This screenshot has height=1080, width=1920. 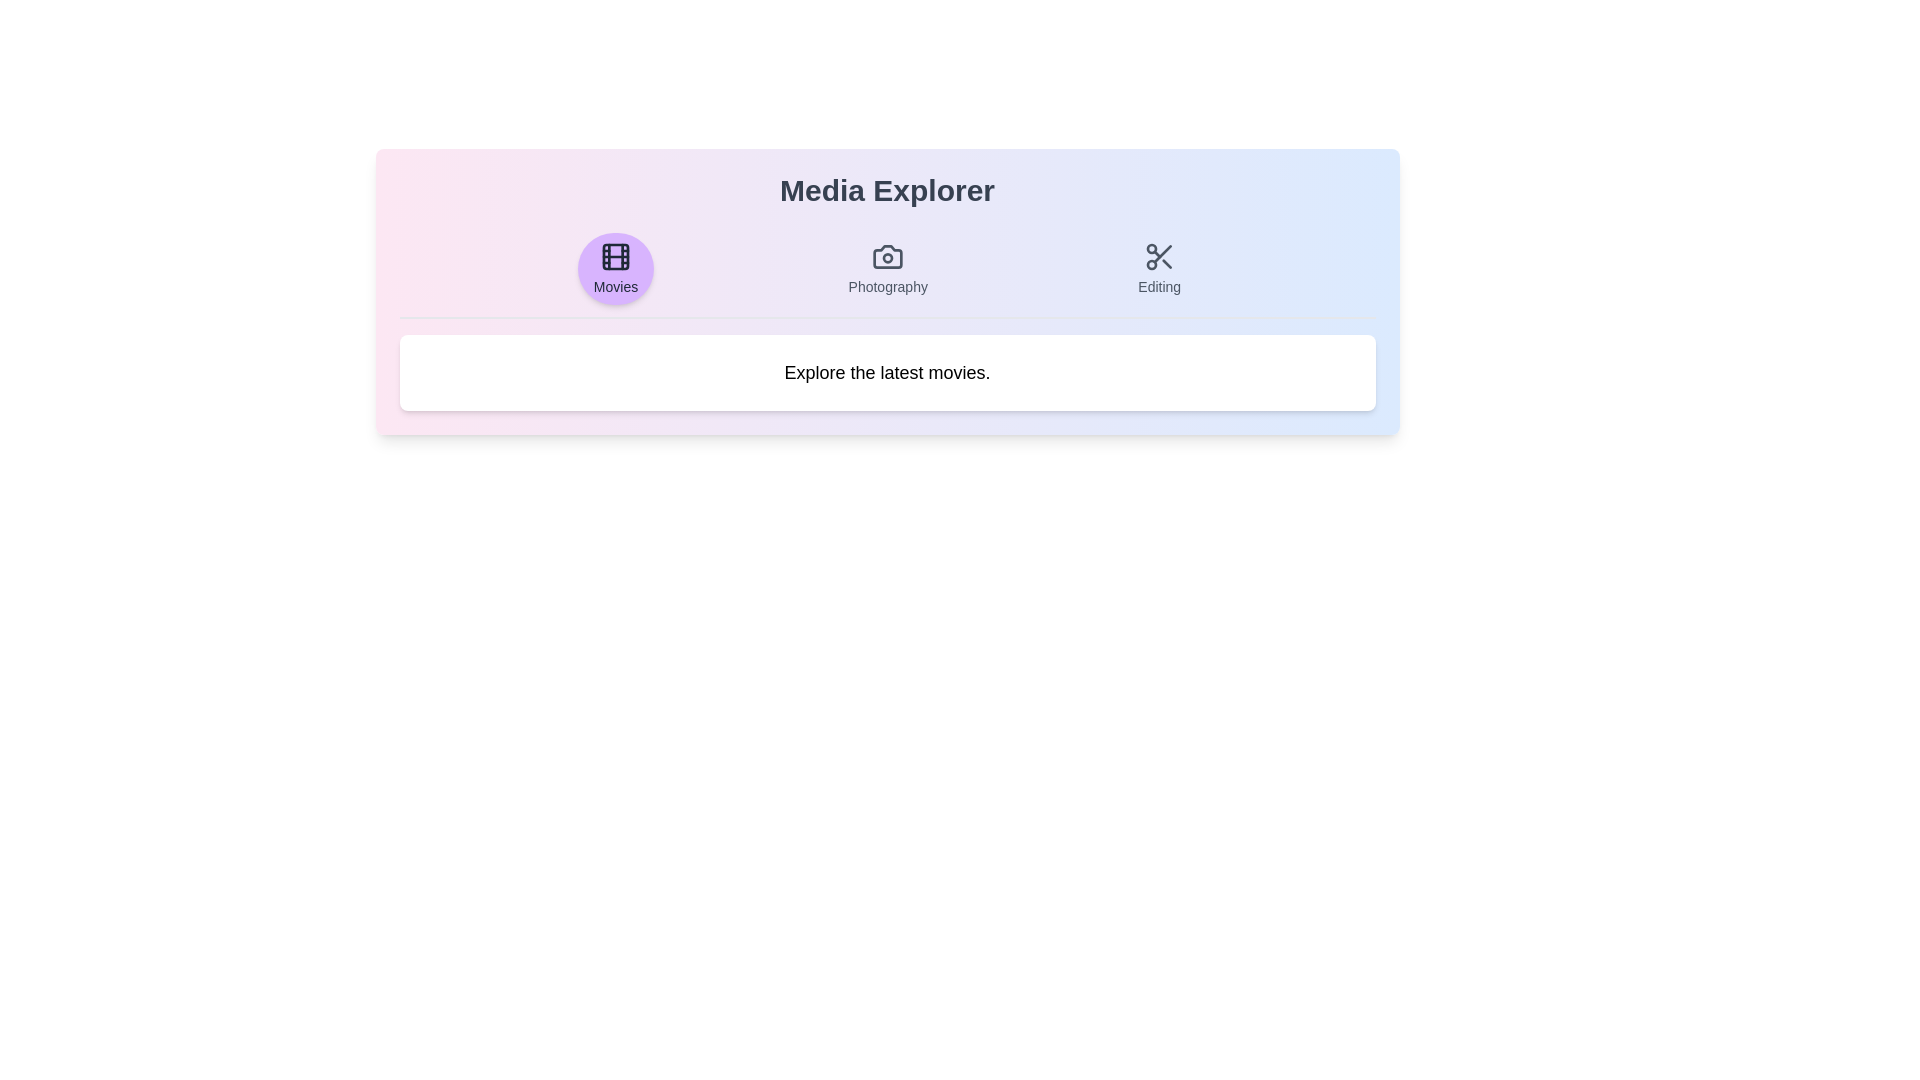 What do you see at coordinates (1158, 268) in the screenshot?
I see `the Editing tab in the AdvancedMediaTabs component` at bounding box center [1158, 268].